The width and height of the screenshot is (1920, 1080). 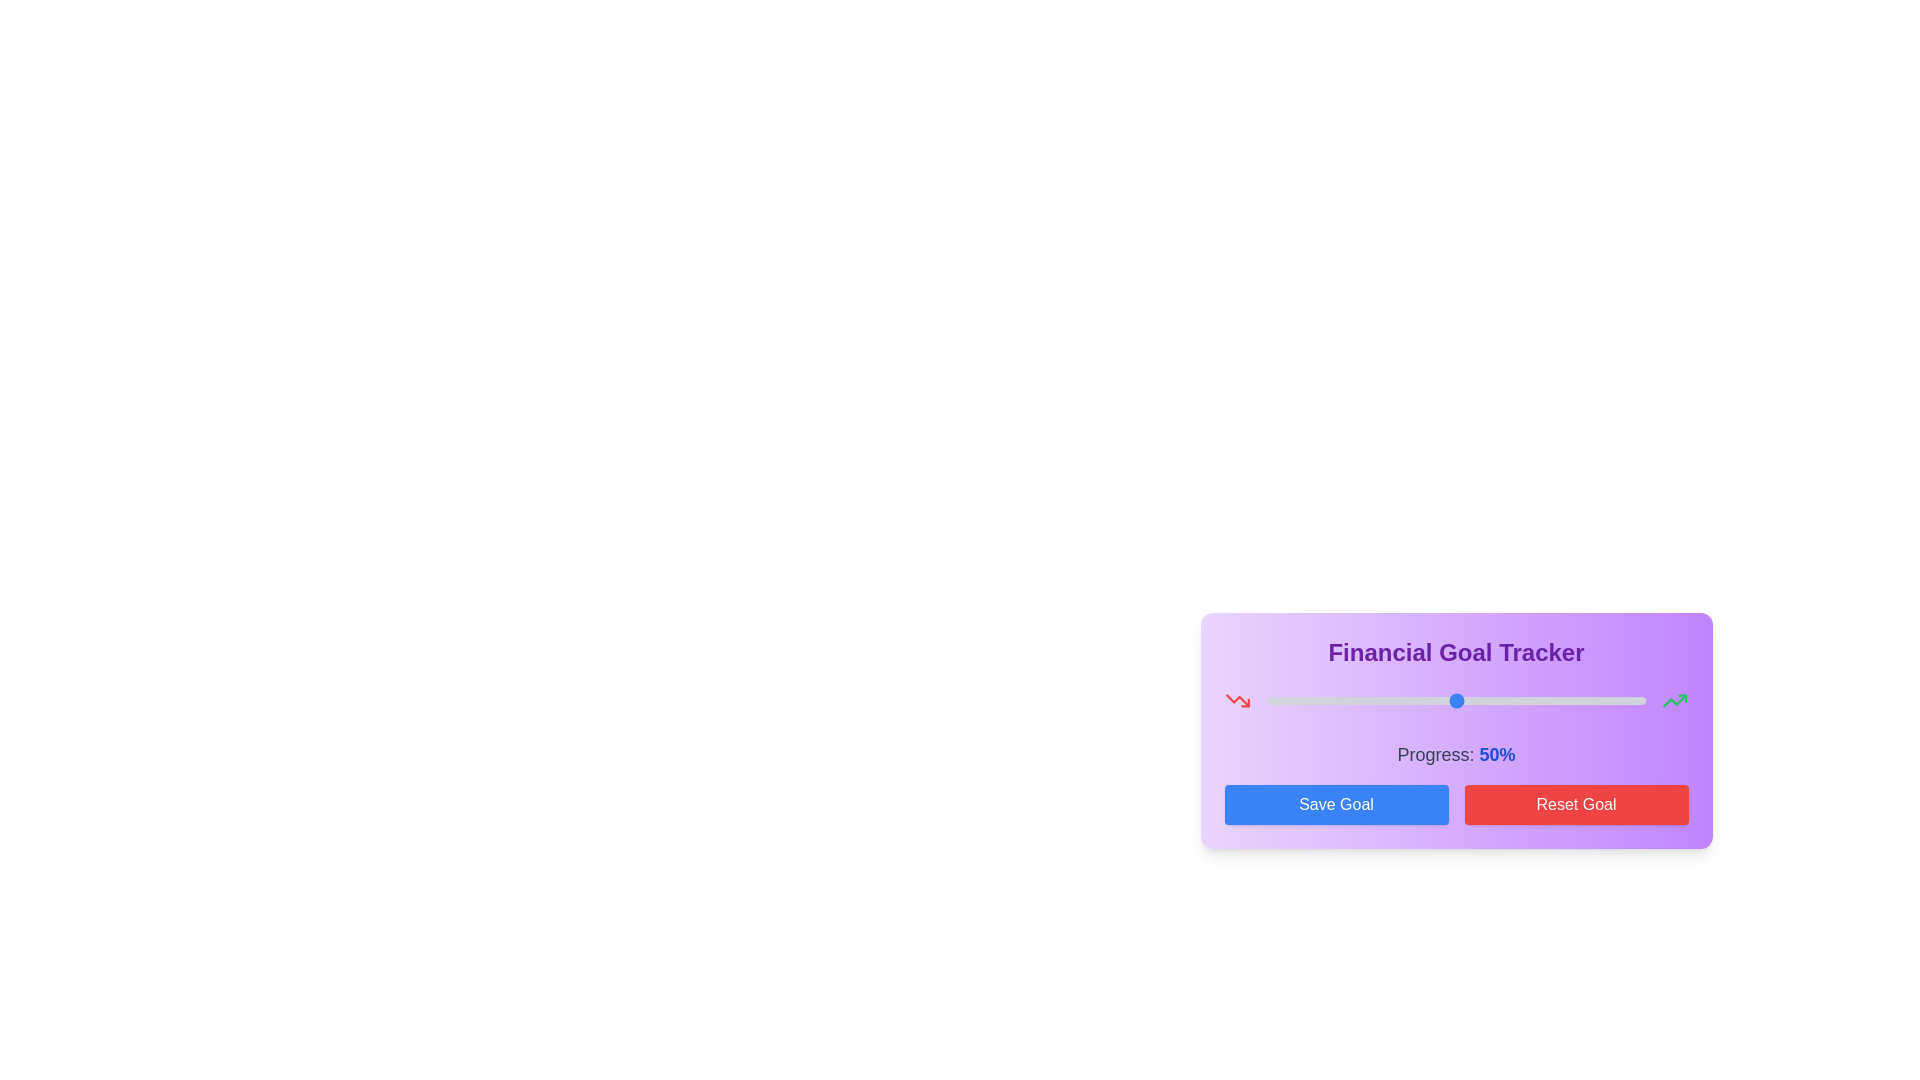 I want to click on the progress slider to 76%, so click(x=1554, y=700).